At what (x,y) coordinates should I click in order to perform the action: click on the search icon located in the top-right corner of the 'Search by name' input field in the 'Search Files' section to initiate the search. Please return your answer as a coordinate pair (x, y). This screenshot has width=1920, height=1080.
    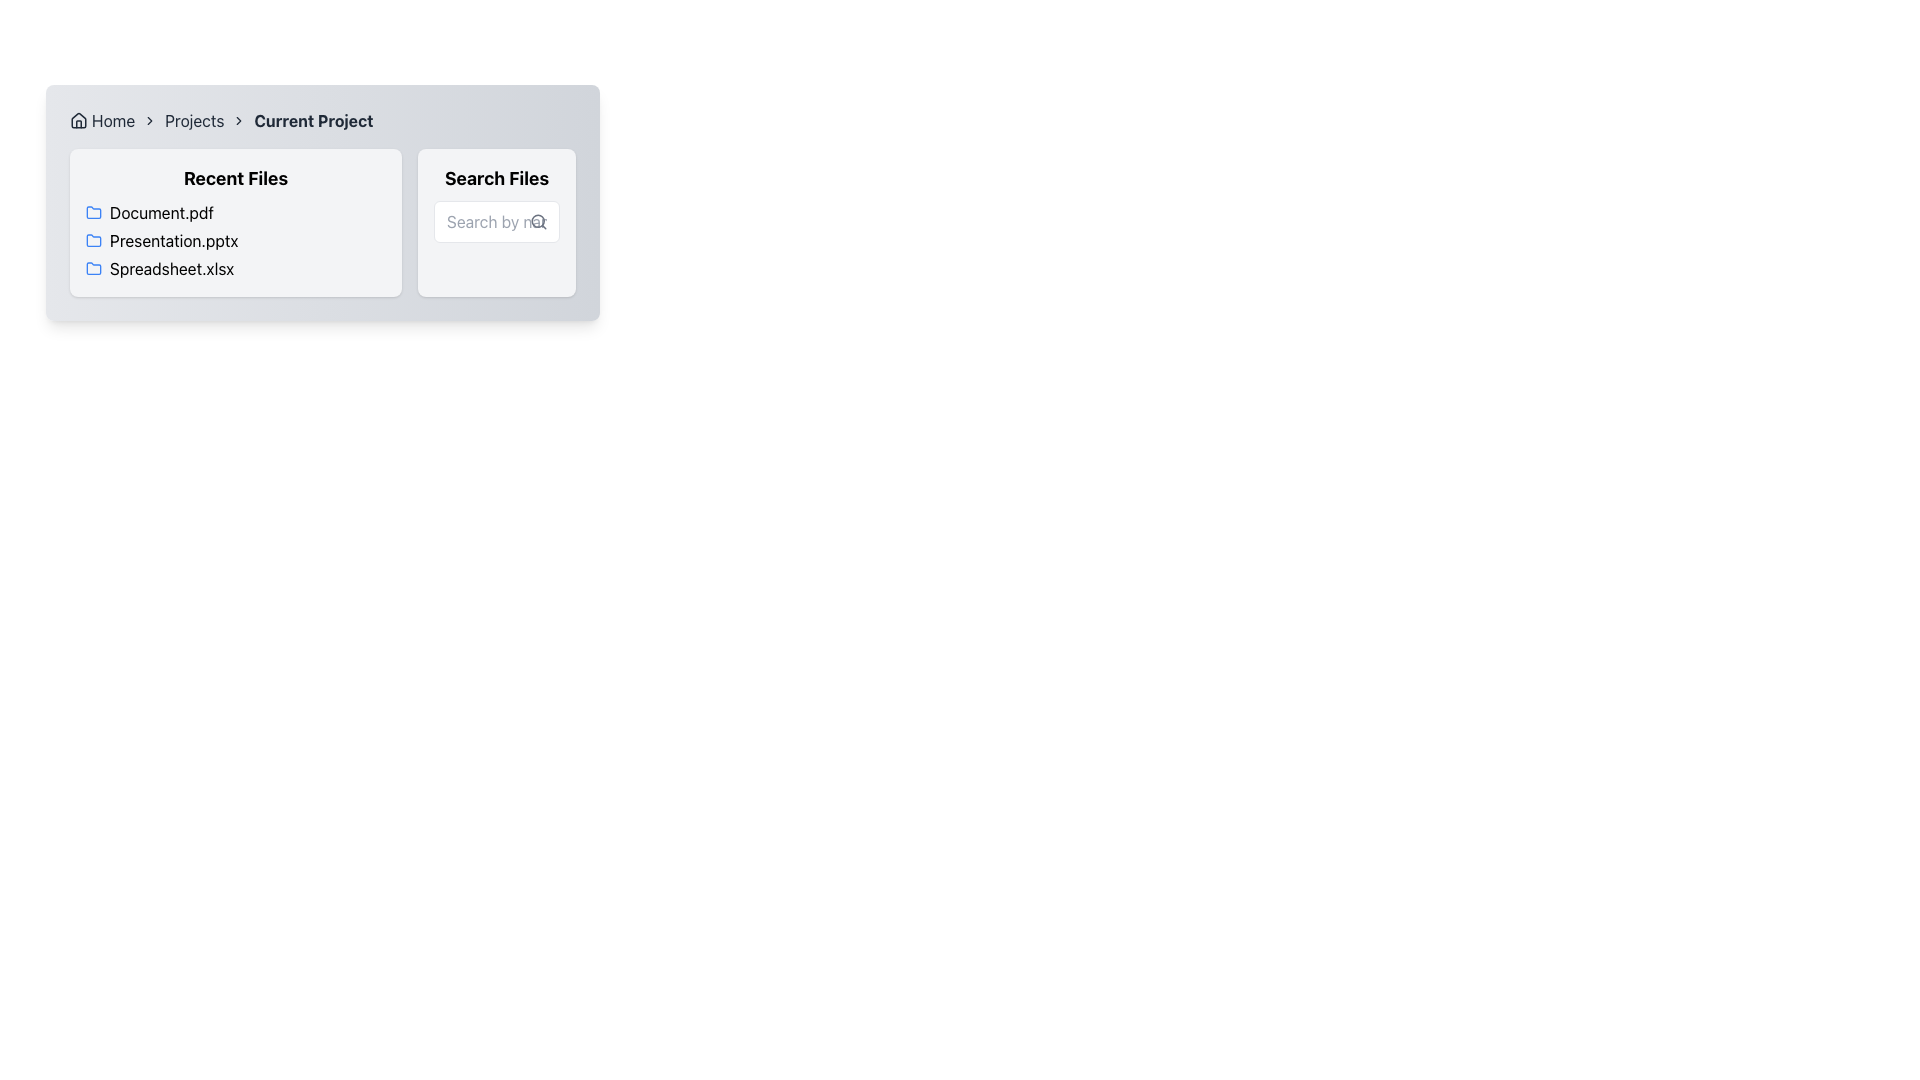
    Looking at the image, I should click on (538, 222).